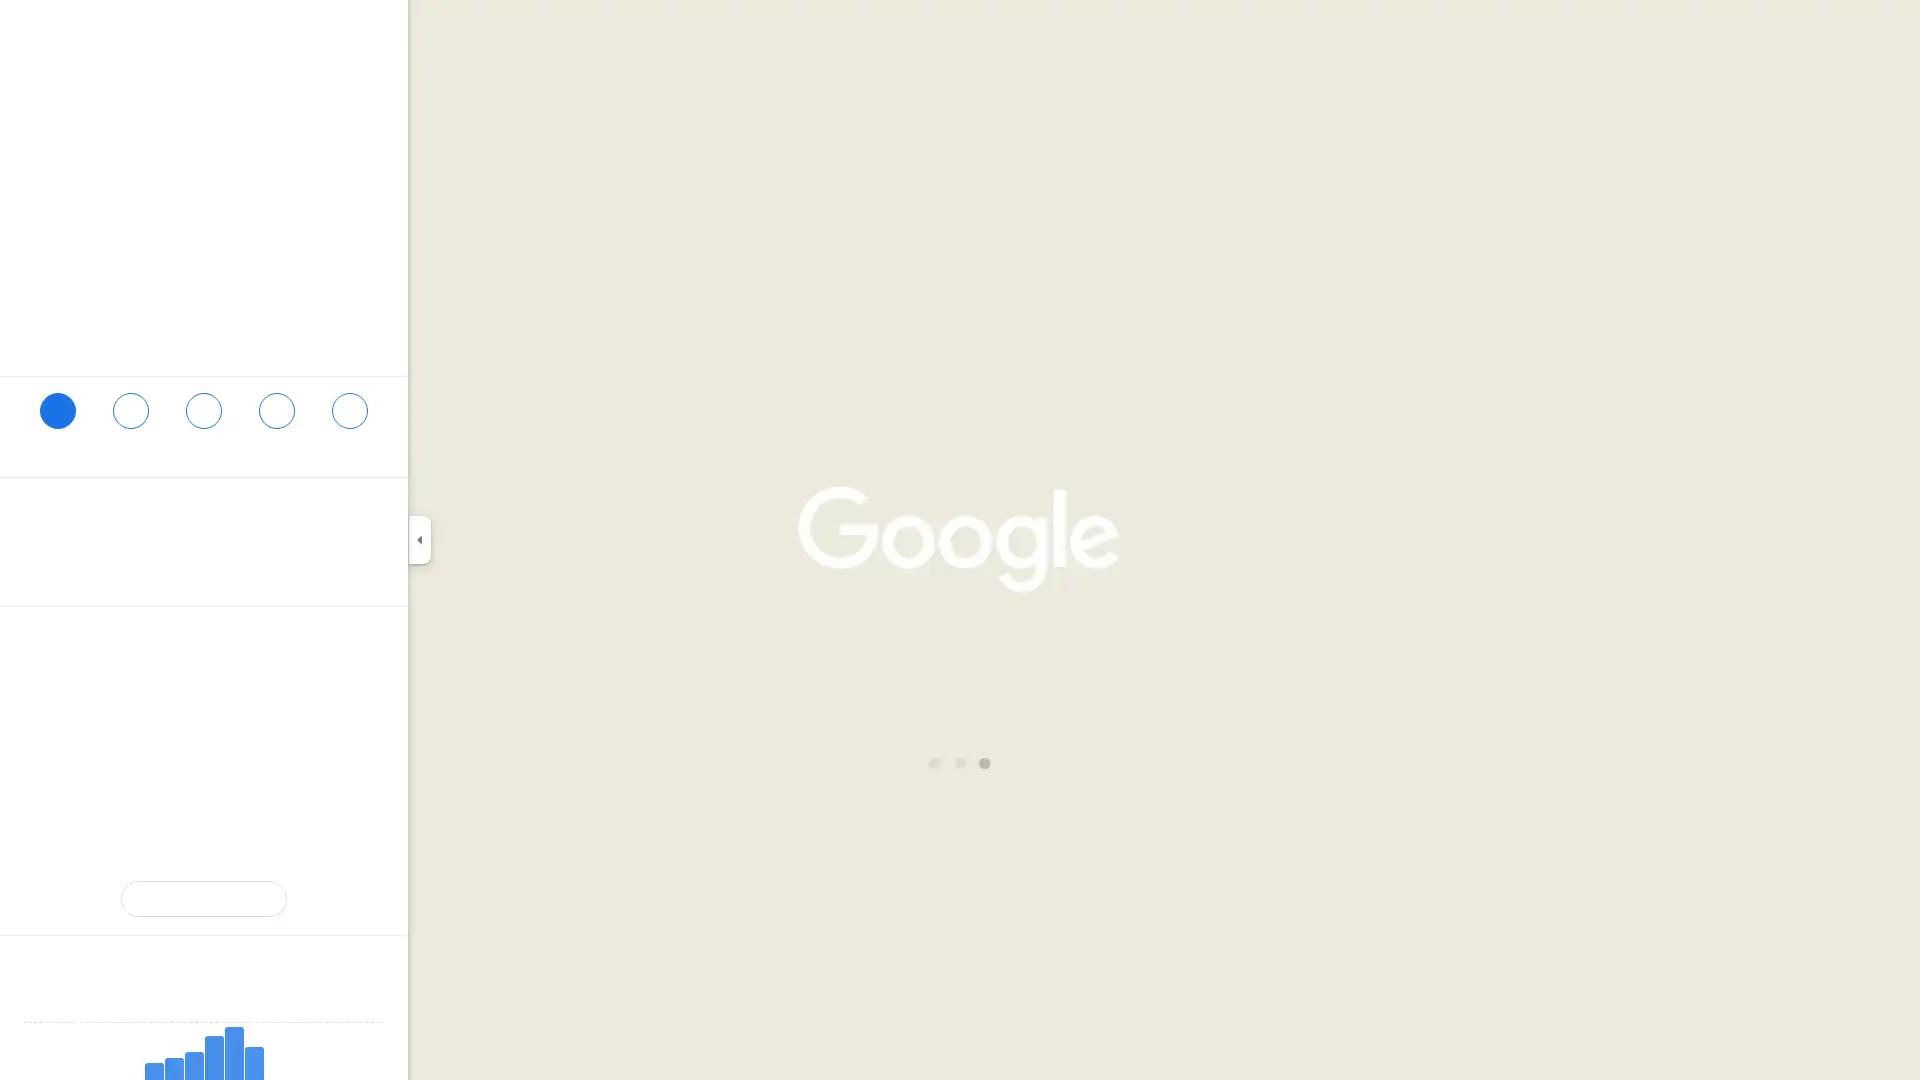 The image size is (1920, 1080). What do you see at coordinates (204, 878) in the screenshot?
I see `Suggest an edit` at bounding box center [204, 878].